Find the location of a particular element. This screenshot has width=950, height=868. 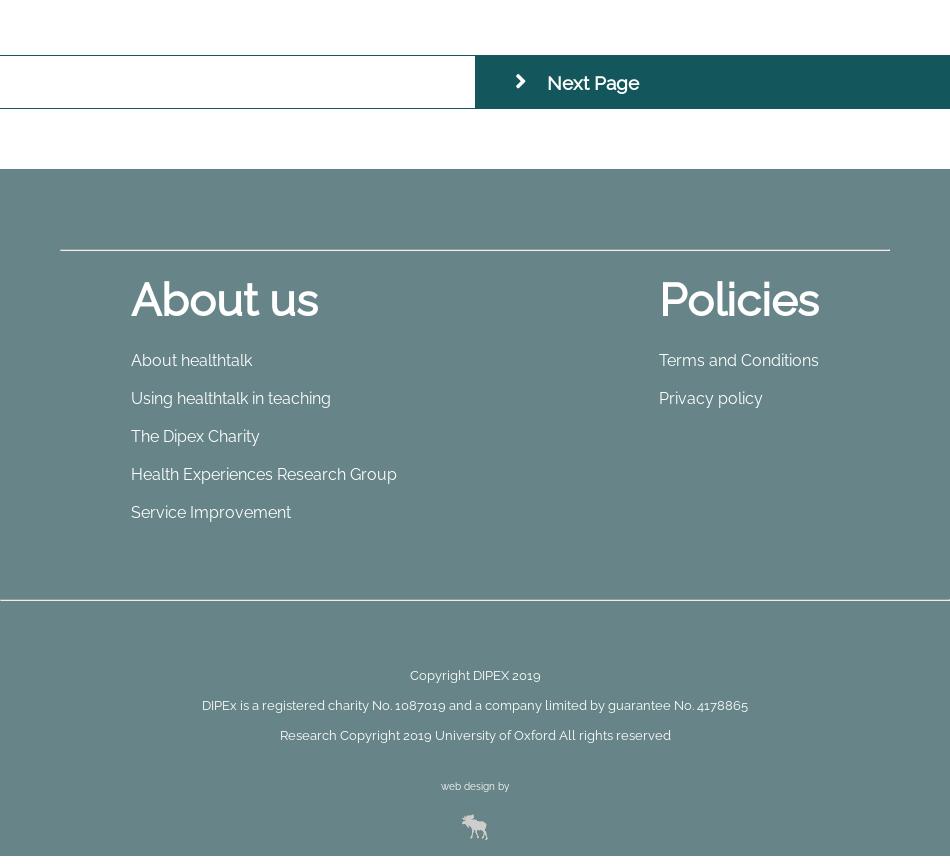

'Health Experiences Research Group' is located at coordinates (131, 473).